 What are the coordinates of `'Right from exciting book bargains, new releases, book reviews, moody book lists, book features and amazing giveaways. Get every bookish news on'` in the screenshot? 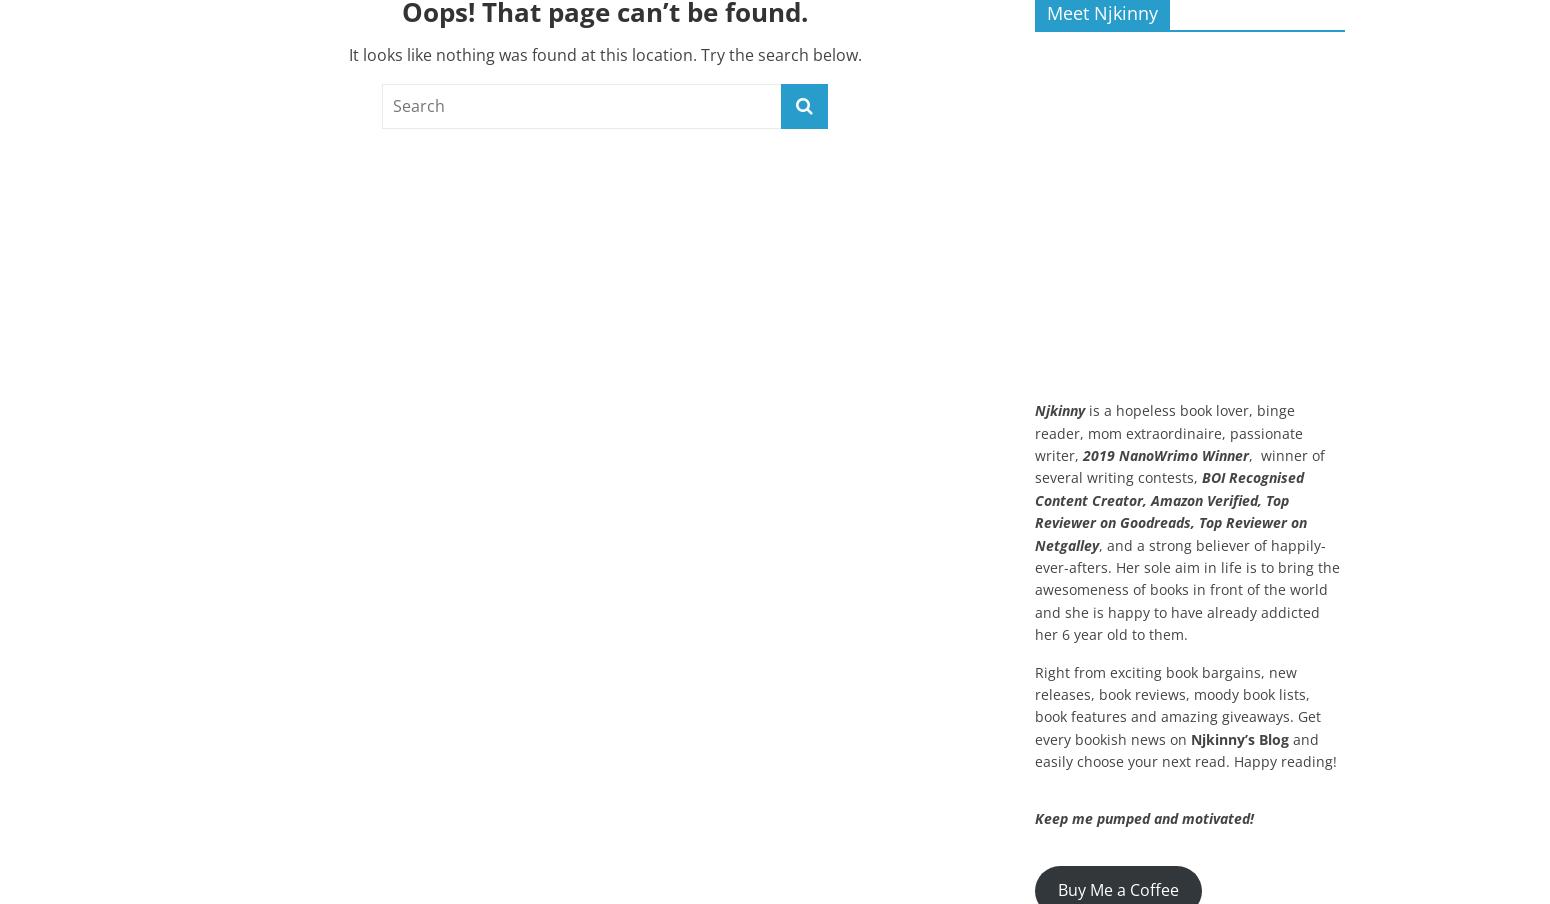 It's located at (1178, 704).